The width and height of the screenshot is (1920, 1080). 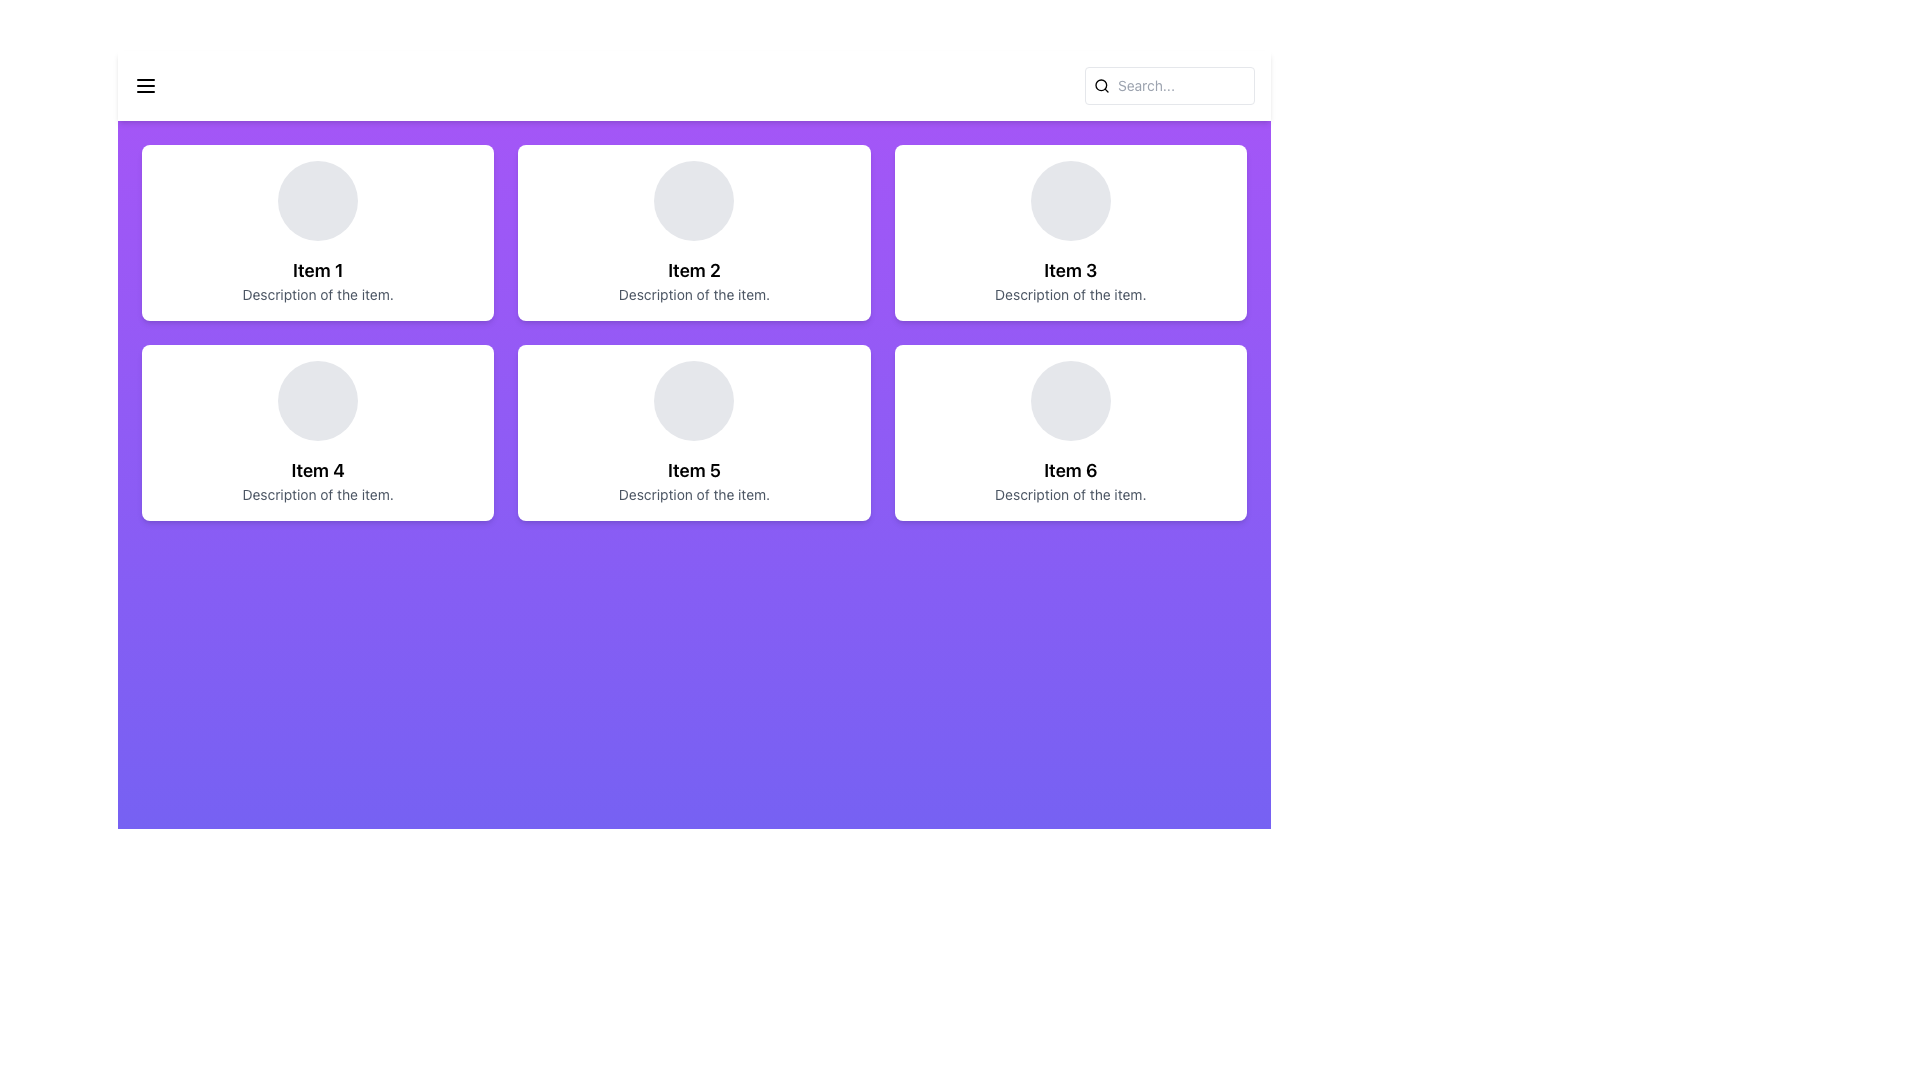 I want to click on the text label displaying 'Description of the item.' located beneath the heading 'Item 2' within its card, so click(x=694, y=294).